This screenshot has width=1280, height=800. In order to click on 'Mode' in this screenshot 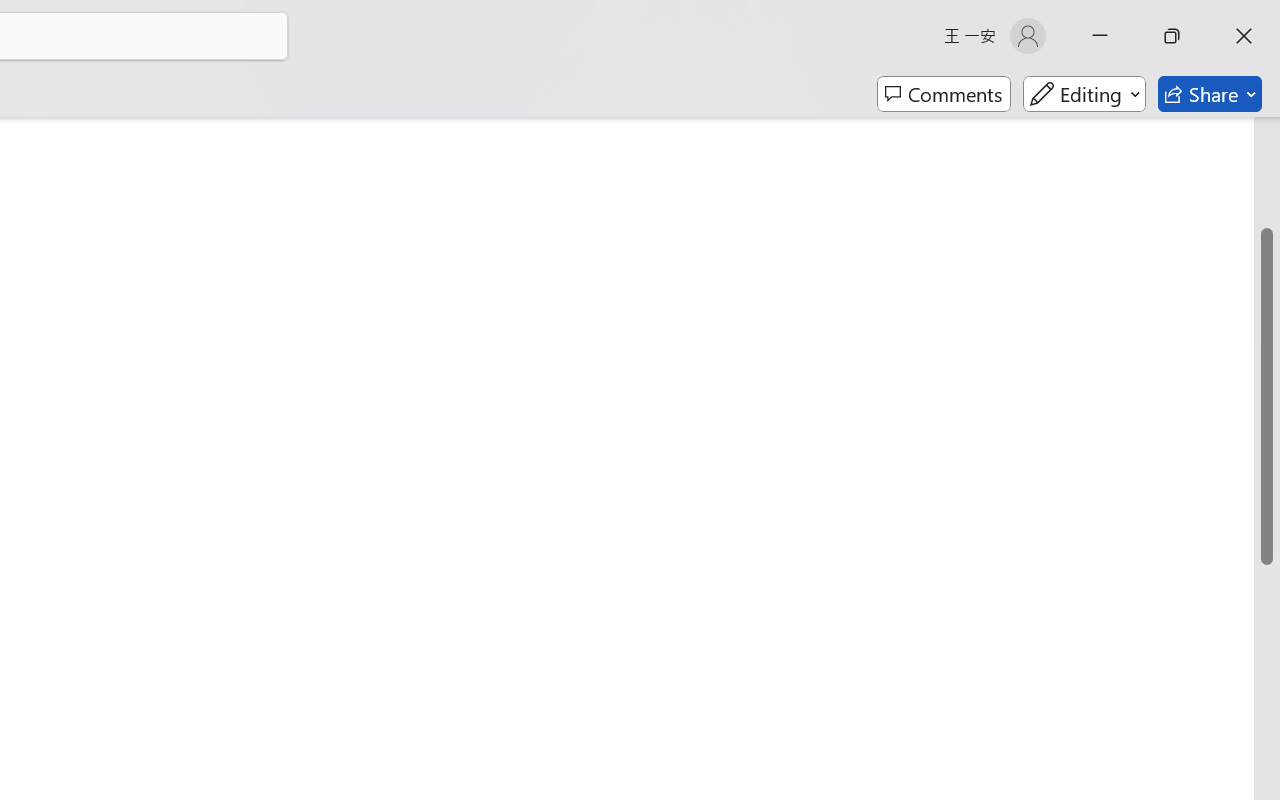, I will do `click(1083, 94)`.